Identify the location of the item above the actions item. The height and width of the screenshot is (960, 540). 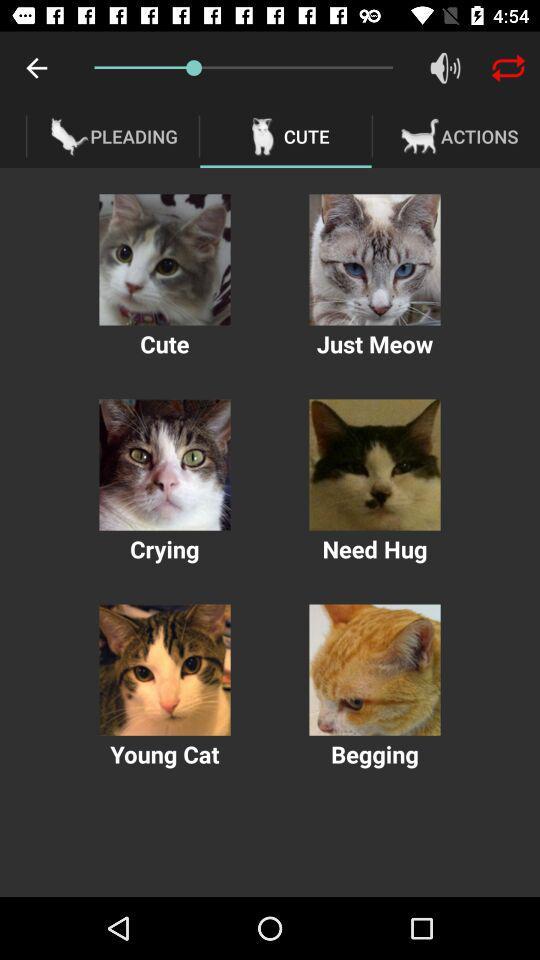
(508, 68).